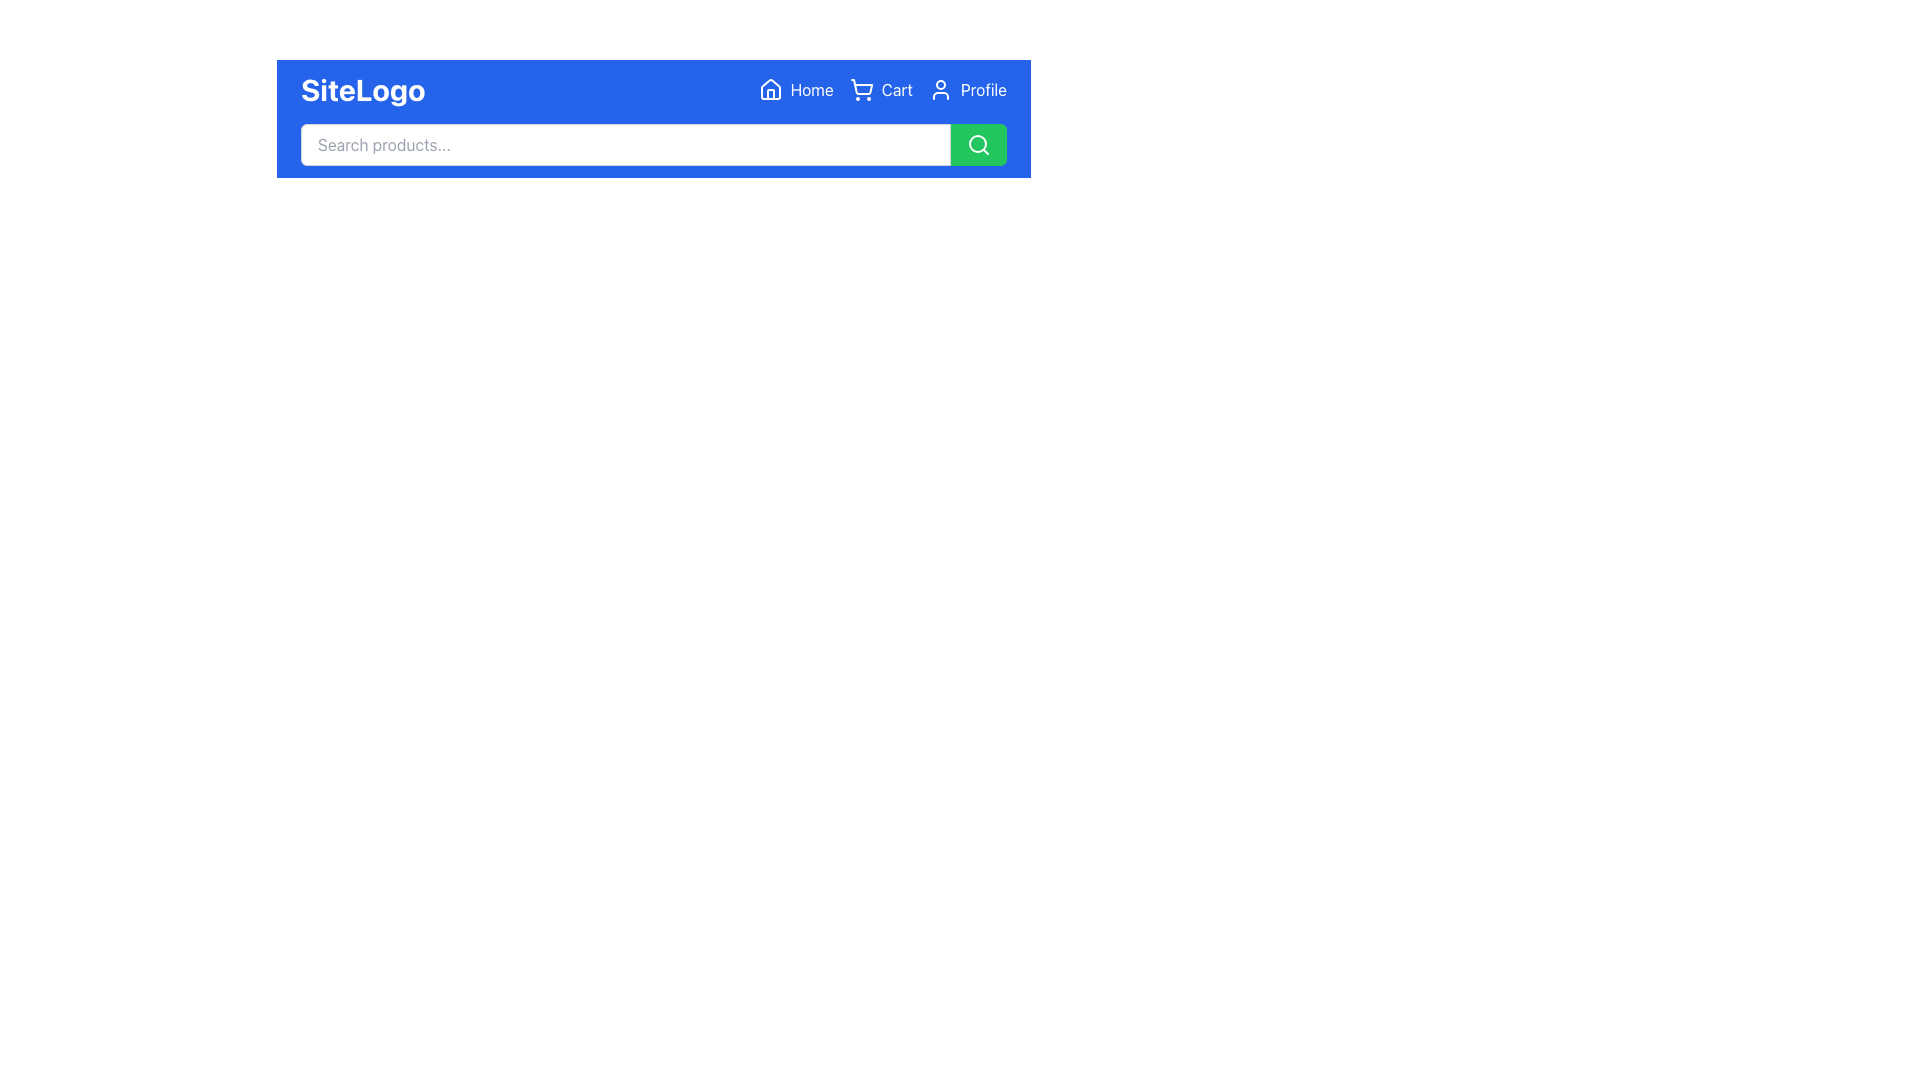 This screenshot has width=1920, height=1080. What do you see at coordinates (978, 142) in the screenshot?
I see `the circular part of the magnifying glass icon located at the top-right portion of the search bar` at bounding box center [978, 142].